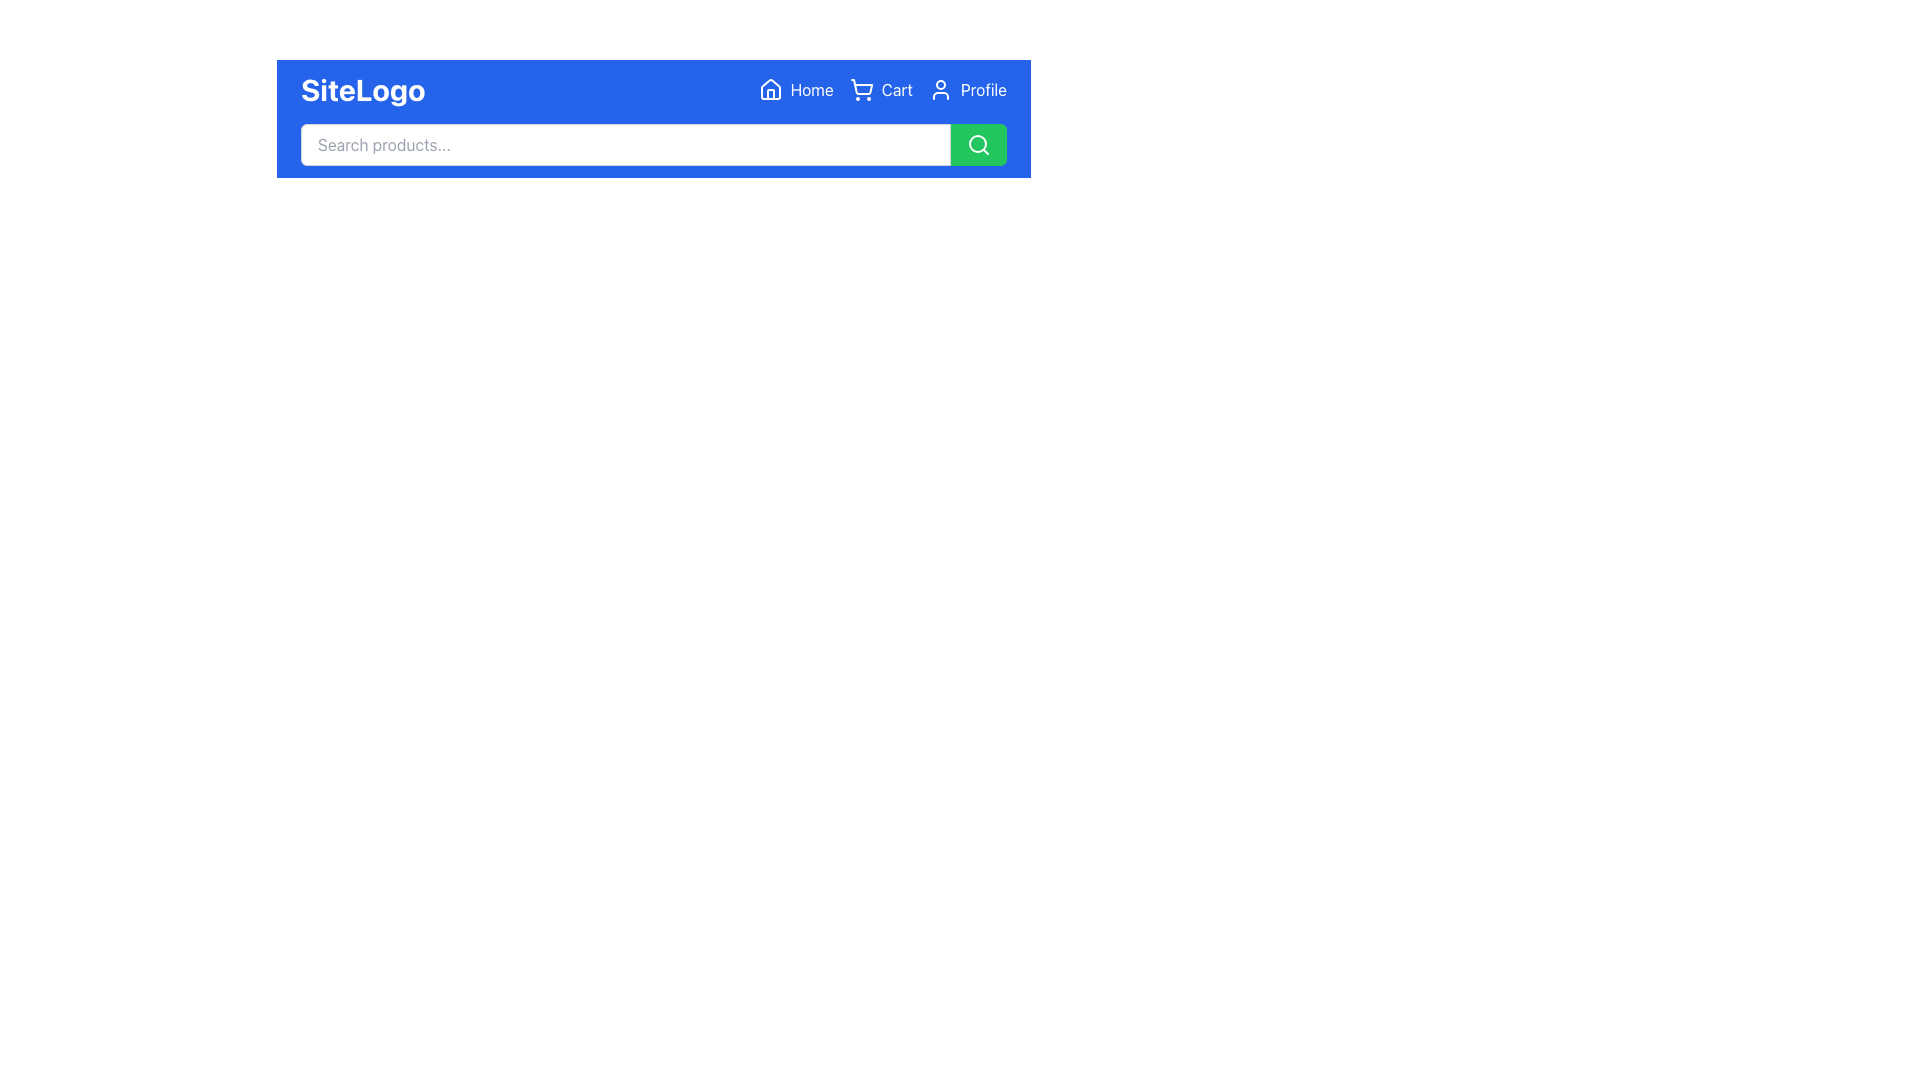 This screenshot has width=1920, height=1080. What do you see at coordinates (978, 142) in the screenshot?
I see `the circular part of the magnifying glass icon located at the top-right portion of the search bar` at bounding box center [978, 142].